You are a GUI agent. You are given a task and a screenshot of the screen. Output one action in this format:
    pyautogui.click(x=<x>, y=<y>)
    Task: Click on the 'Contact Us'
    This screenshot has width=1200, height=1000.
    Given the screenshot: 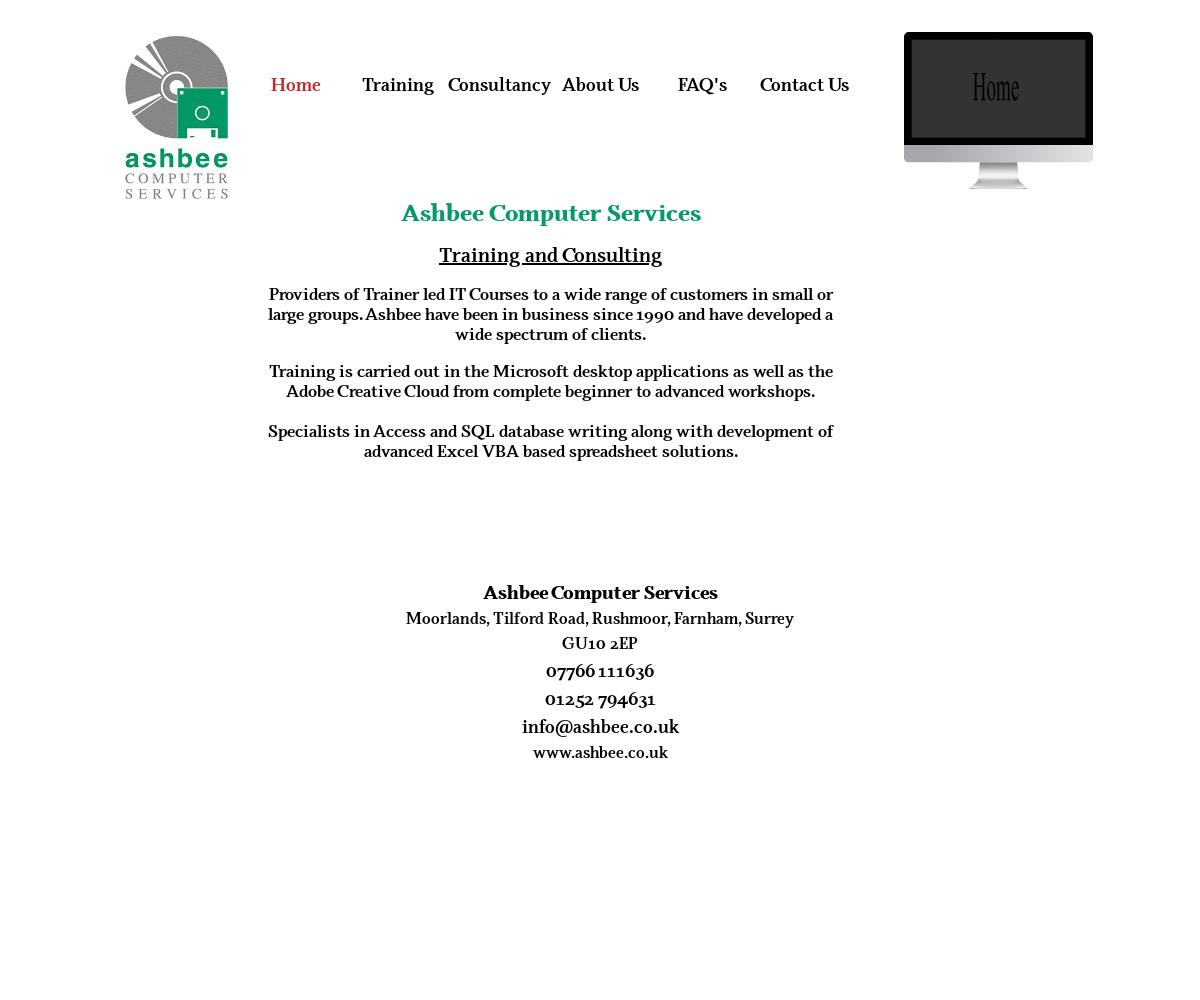 What is the action you would take?
    pyautogui.click(x=803, y=83)
    